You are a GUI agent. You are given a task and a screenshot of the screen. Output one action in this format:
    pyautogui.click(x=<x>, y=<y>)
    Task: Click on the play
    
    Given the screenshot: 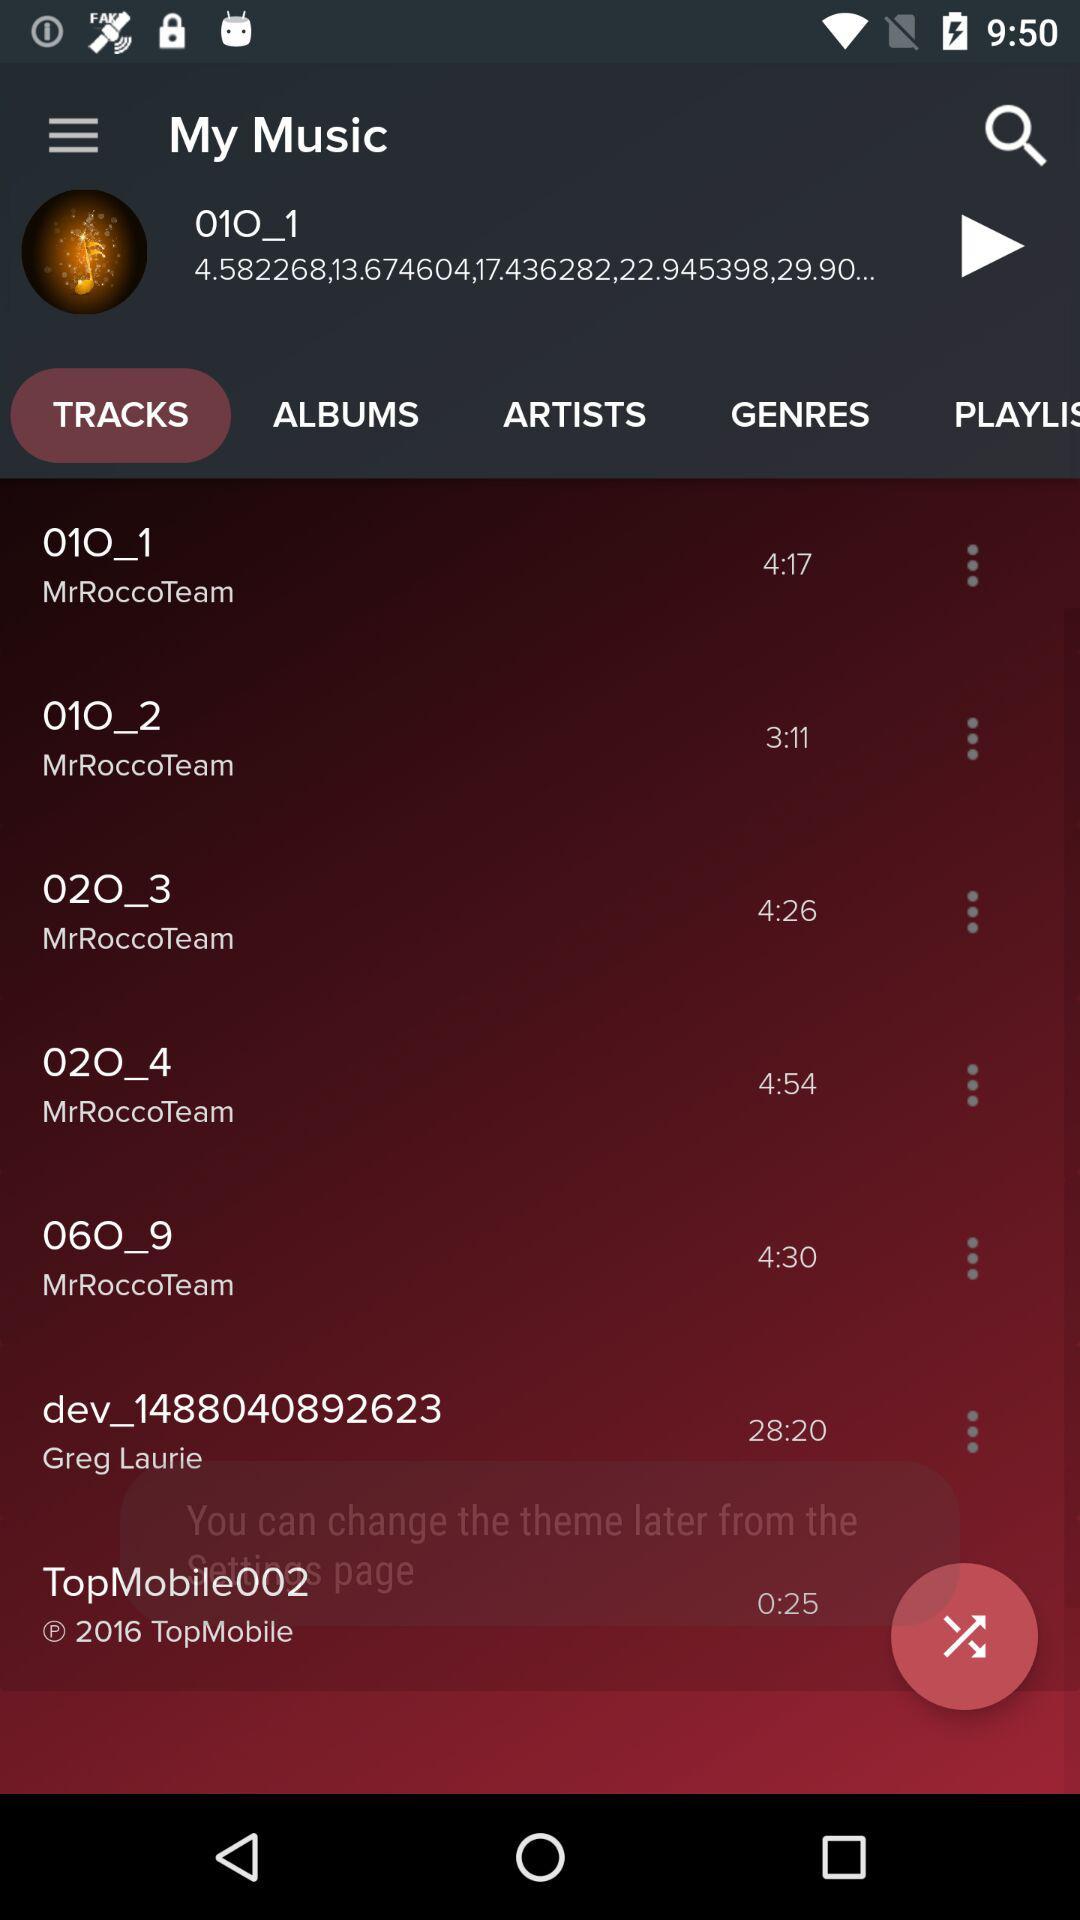 What is the action you would take?
    pyautogui.click(x=971, y=1604)
    